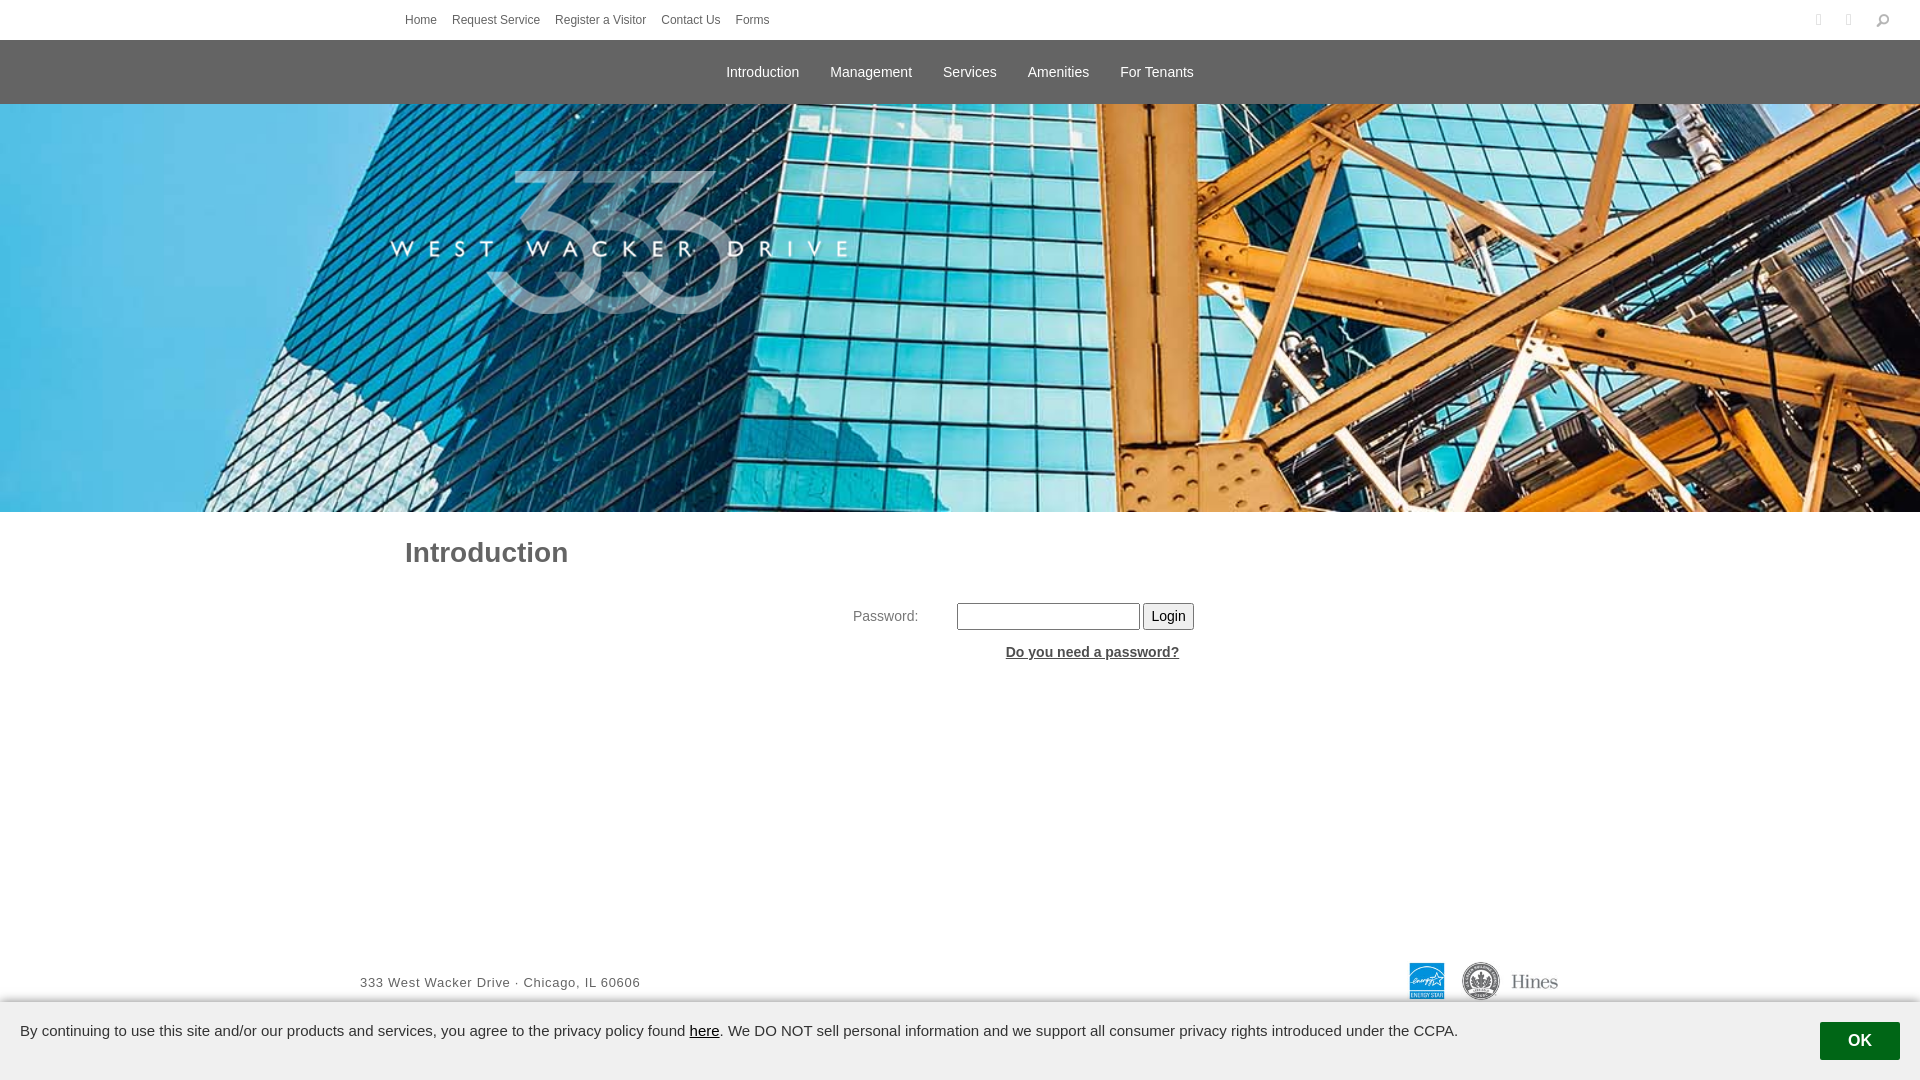  I want to click on 'Request Service', so click(450, 19).